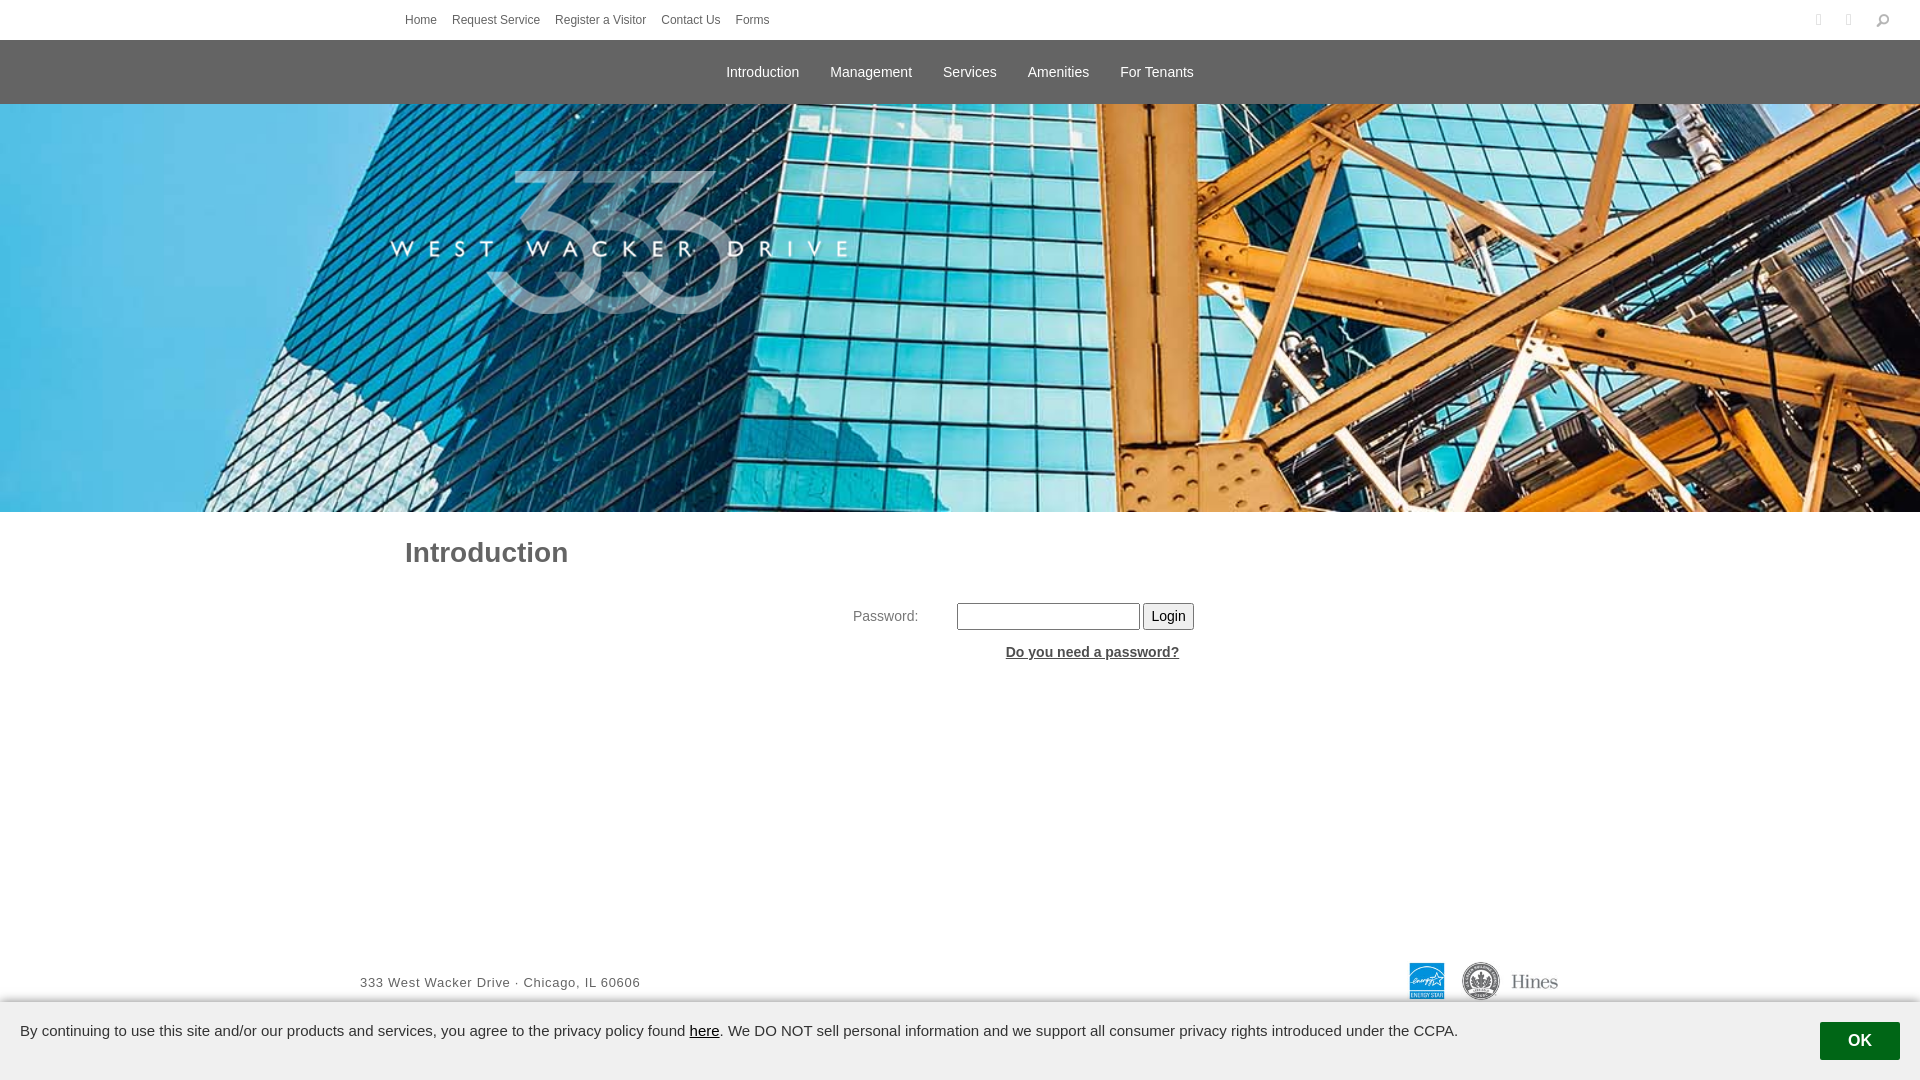  I want to click on 'Request Service', so click(450, 19).